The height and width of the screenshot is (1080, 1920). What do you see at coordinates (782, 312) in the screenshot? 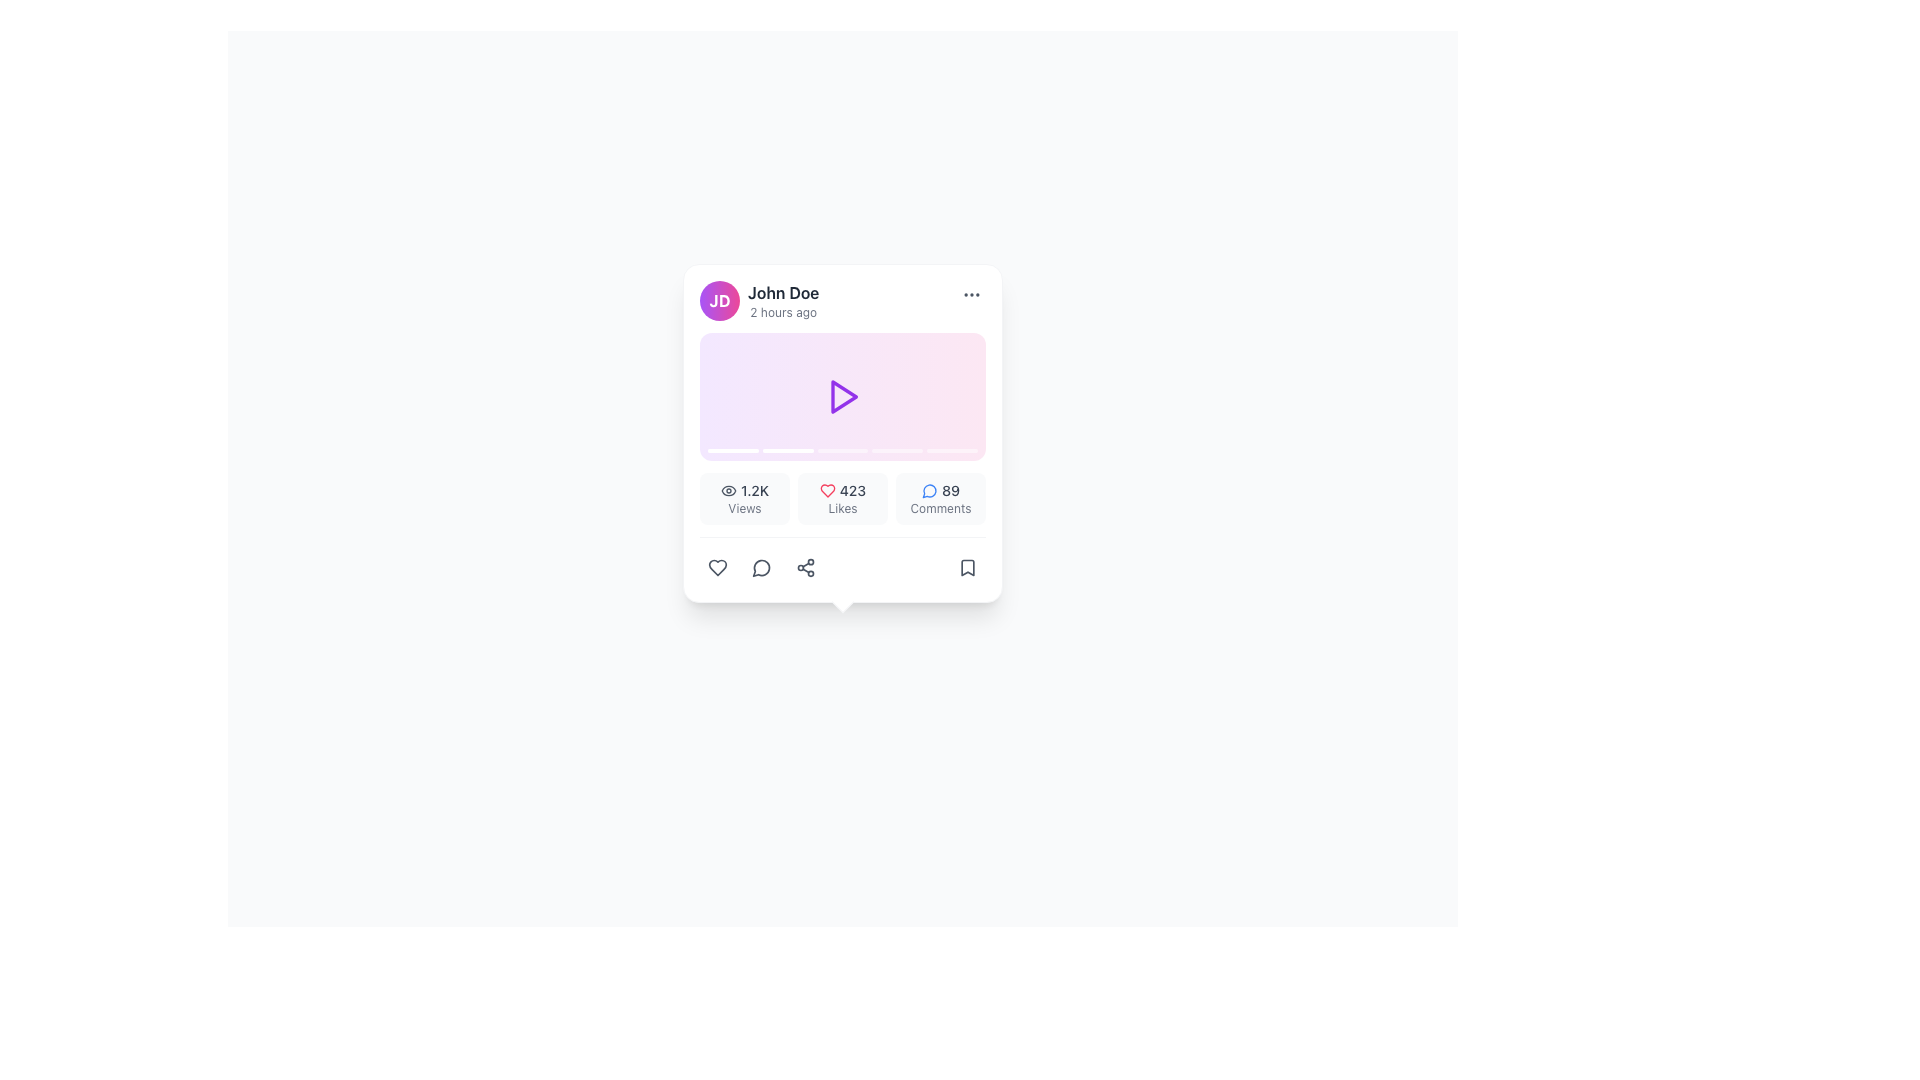
I see `time label that displays how long ago the post was made, located beneath the username 'John Doe' in the social media post card` at bounding box center [782, 312].